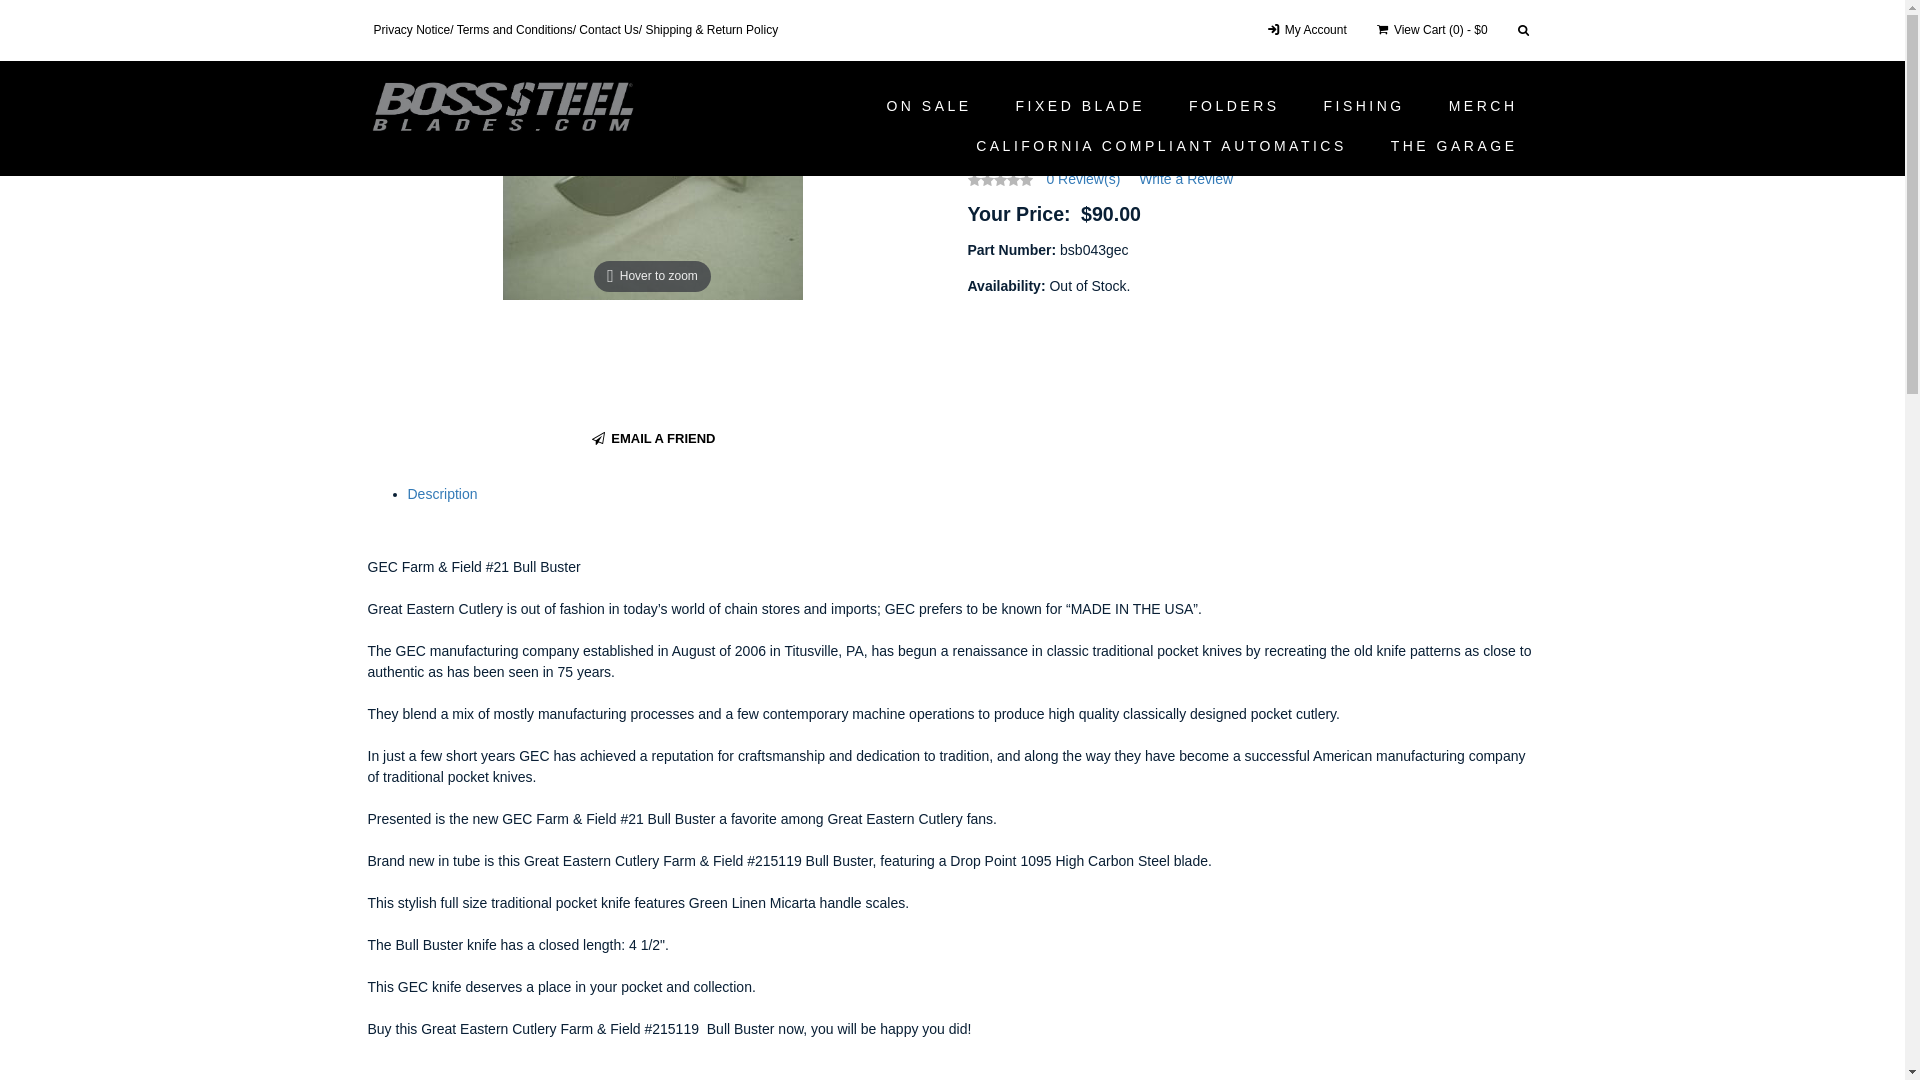 Image resolution: width=1920 pixels, height=1080 pixels. Describe the element at coordinates (1233, 105) in the screenshot. I see `'FOLDERS'` at that location.